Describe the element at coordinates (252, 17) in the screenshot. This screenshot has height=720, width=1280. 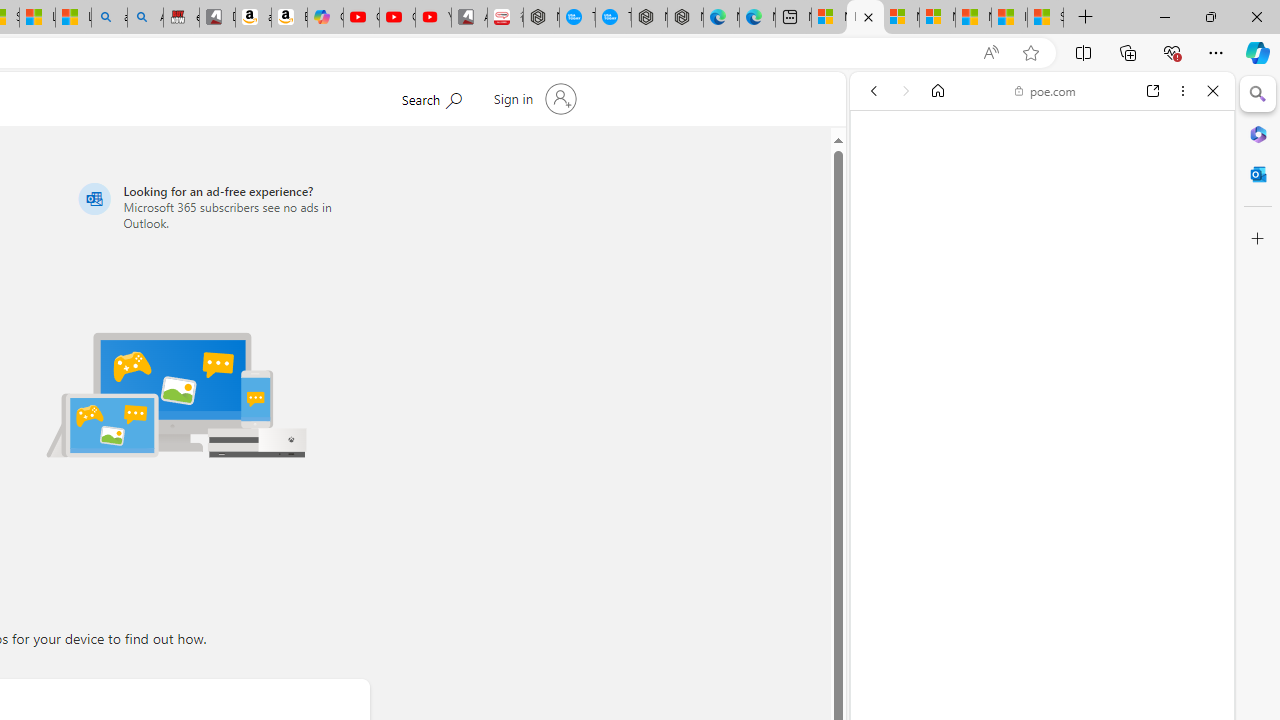
I see `'amazon.in/dp/B0CX59H5W7/?tag=gsmcom05-21'` at that location.